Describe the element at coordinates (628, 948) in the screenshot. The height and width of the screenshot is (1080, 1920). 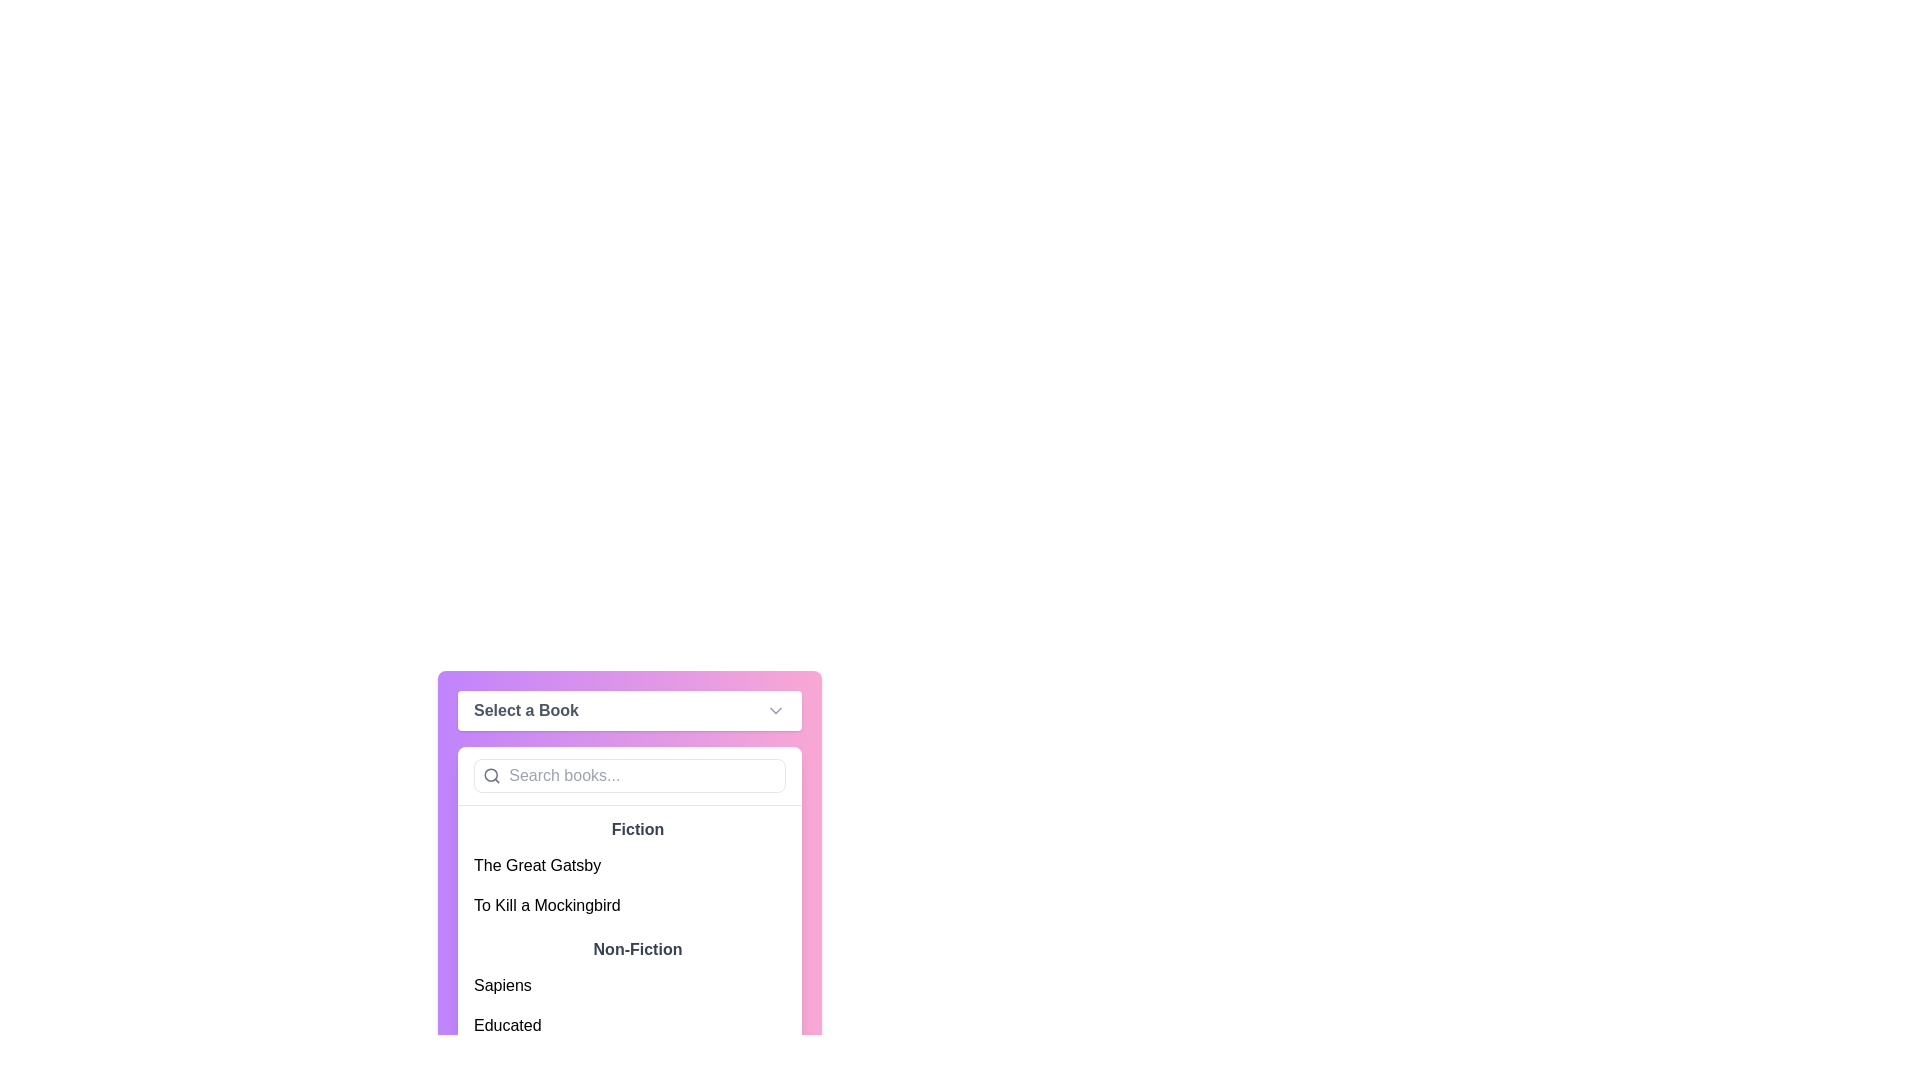
I see `the text label reading 'Non-Fiction', which is styled with a bold font and dark gray color, located in the dropdown area under the header 'Fiction'` at that location.